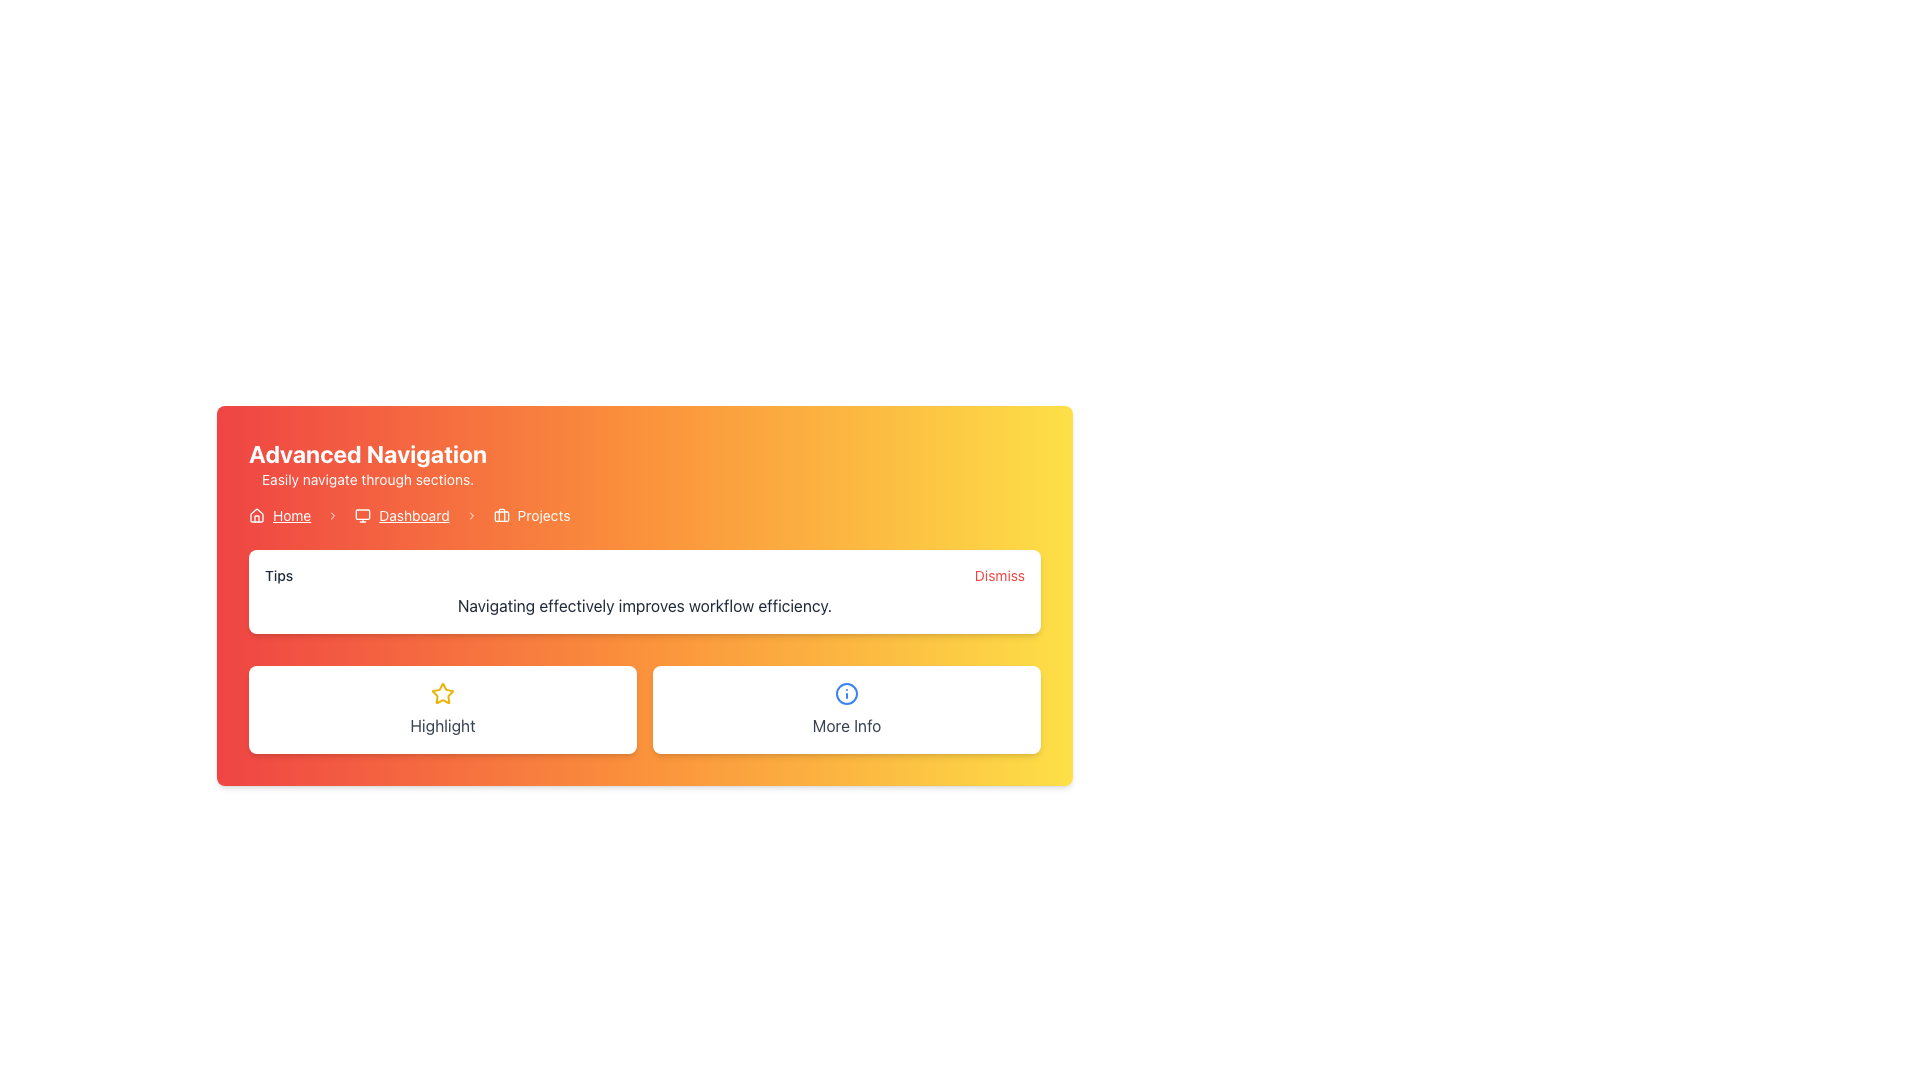 This screenshot has width=1920, height=1080. I want to click on the graphical icon component of the monitor icon located in the breadcrumb navigation bar, so click(363, 513).